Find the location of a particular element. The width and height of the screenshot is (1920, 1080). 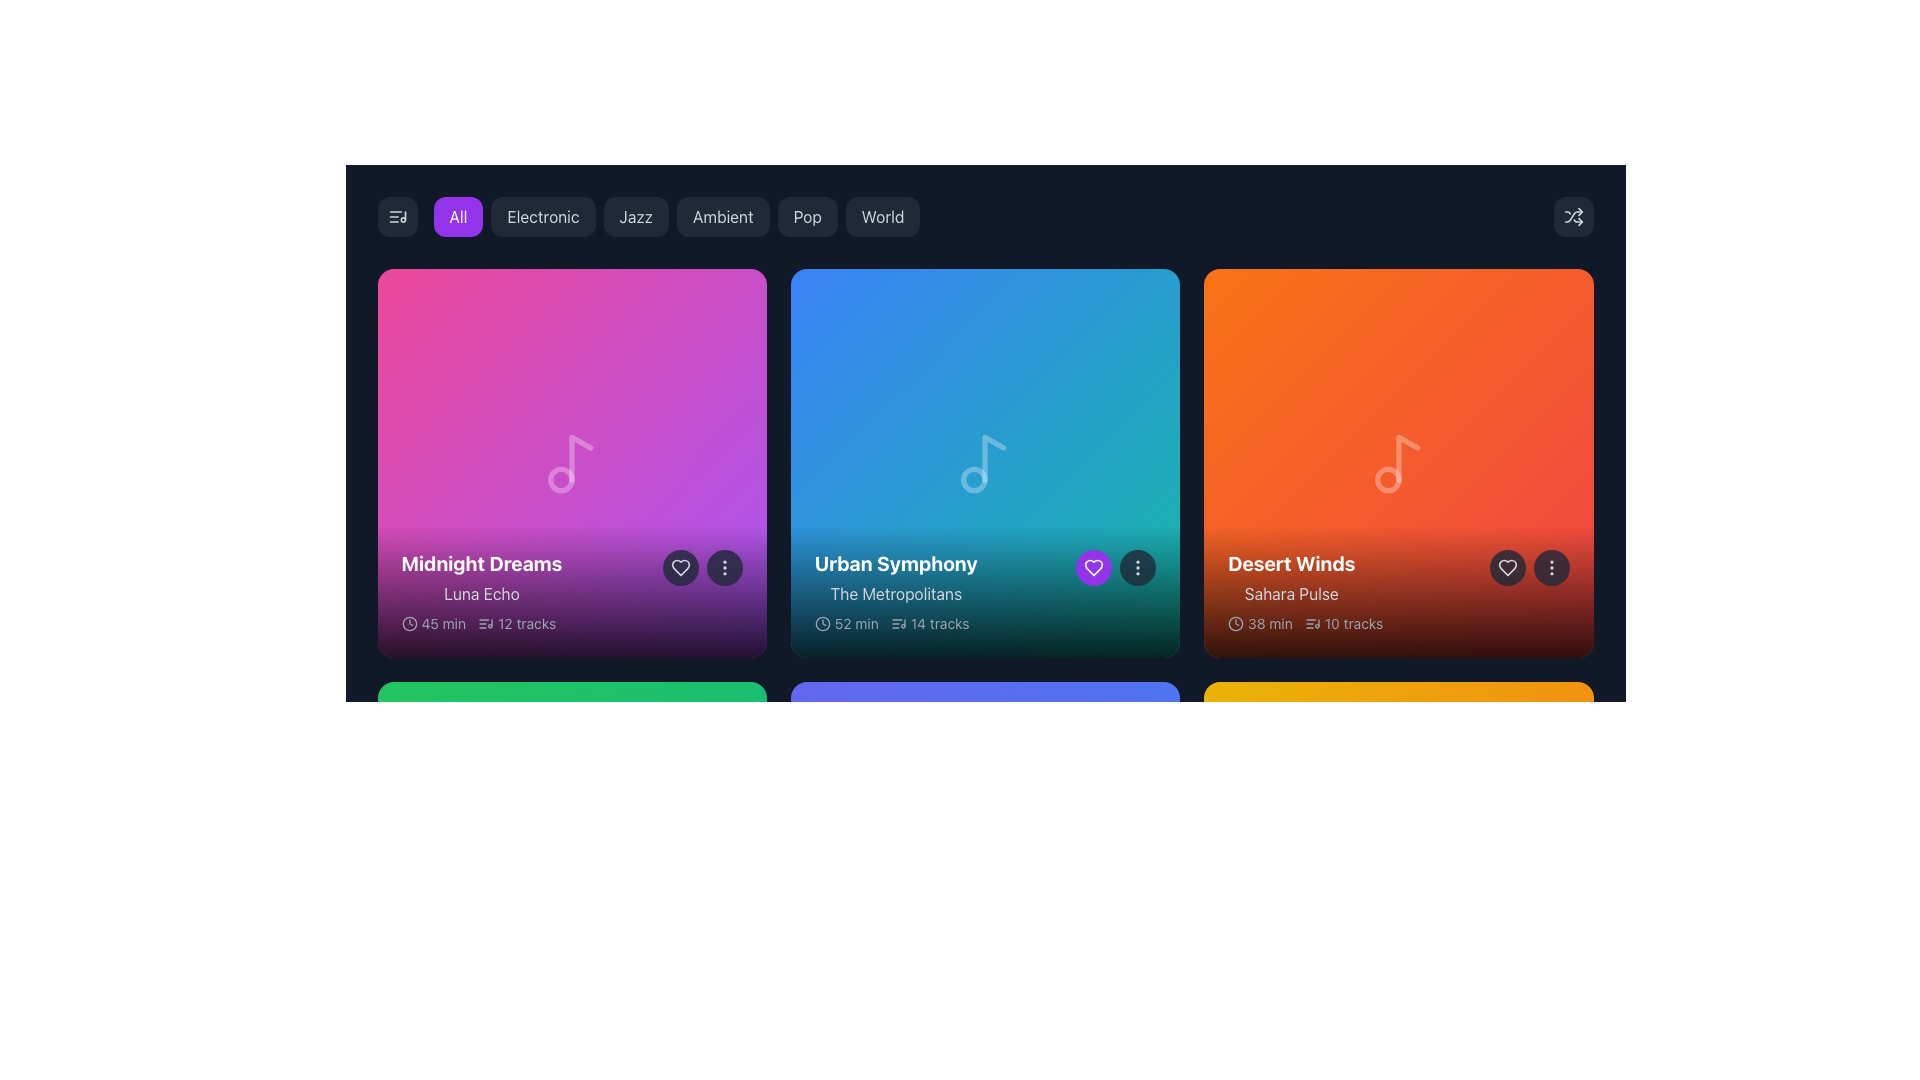

the subtitle text label located below 'Desert Winds' within the orange-colored card is located at coordinates (1291, 593).